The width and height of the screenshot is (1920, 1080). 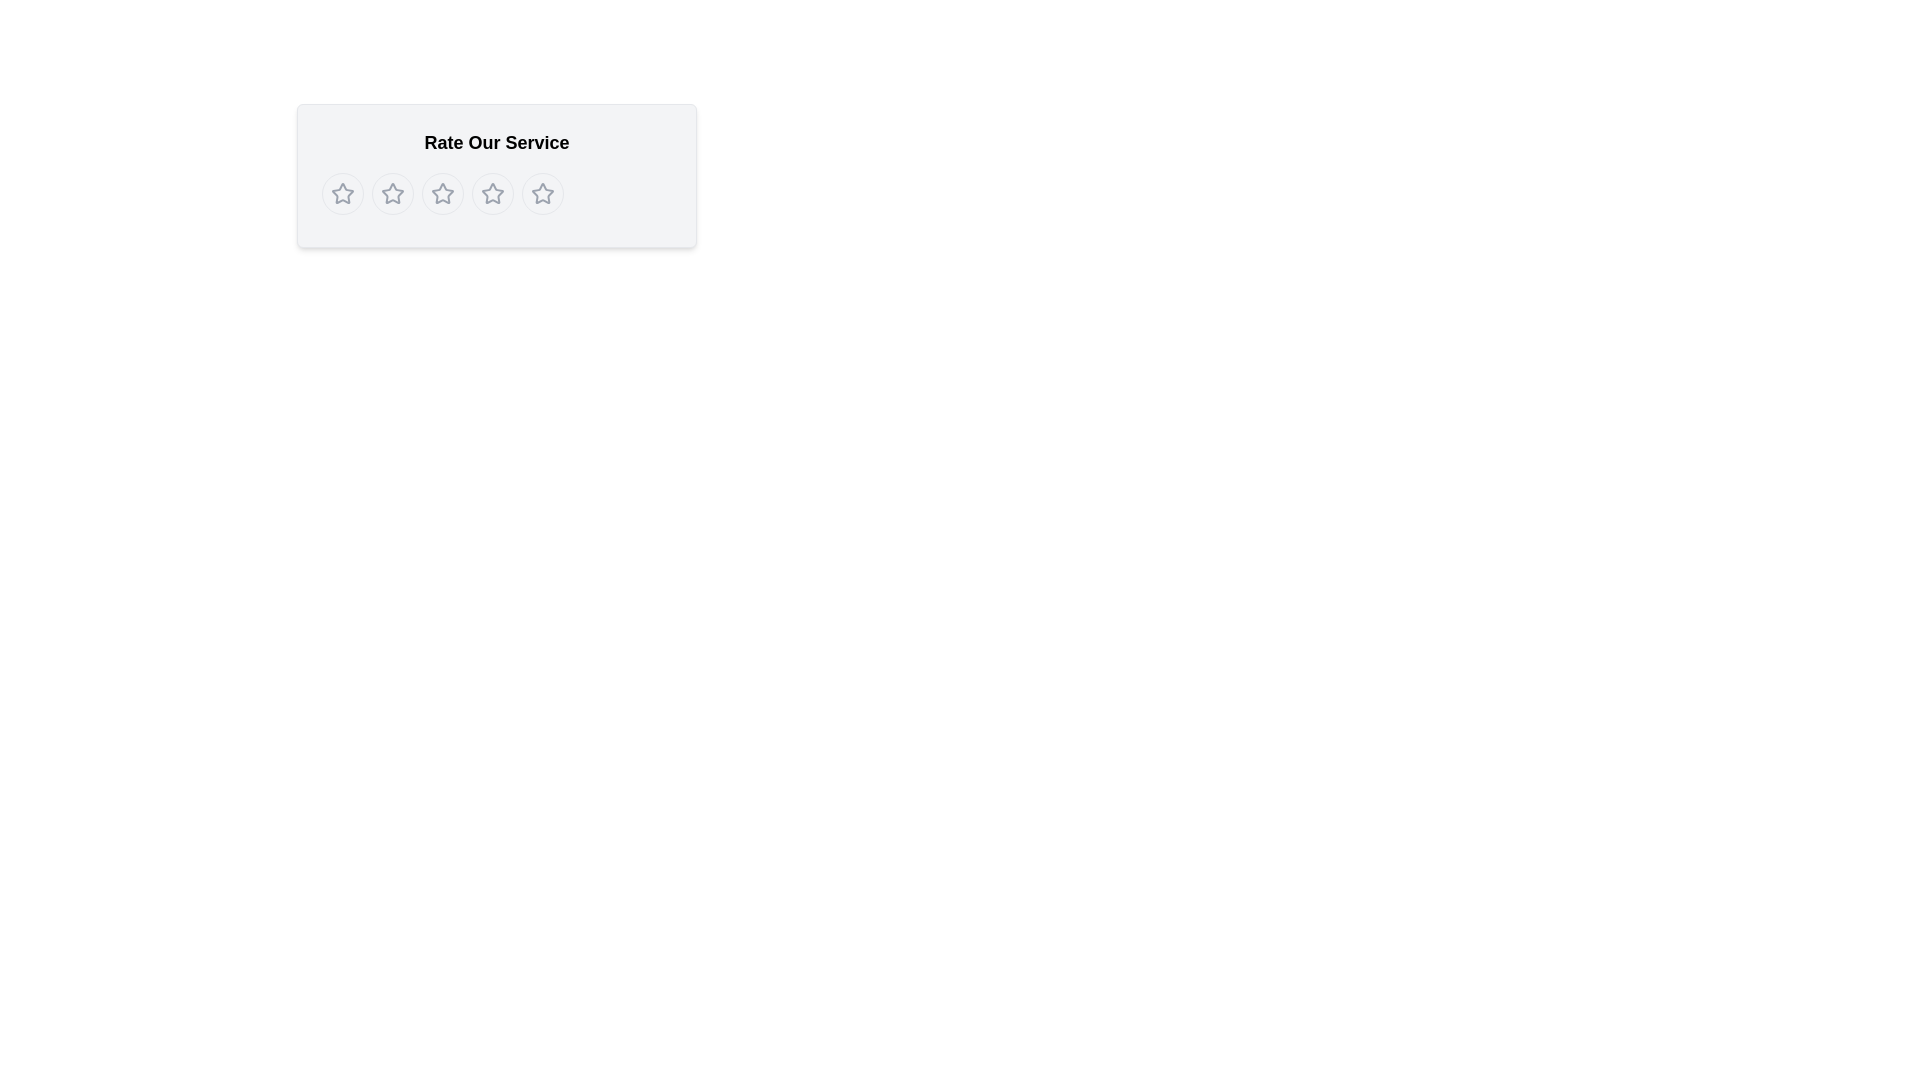 What do you see at coordinates (441, 193) in the screenshot?
I see `the third star icon in the rating interface below the 'Rate Our Service' header` at bounding box center [441, 193].